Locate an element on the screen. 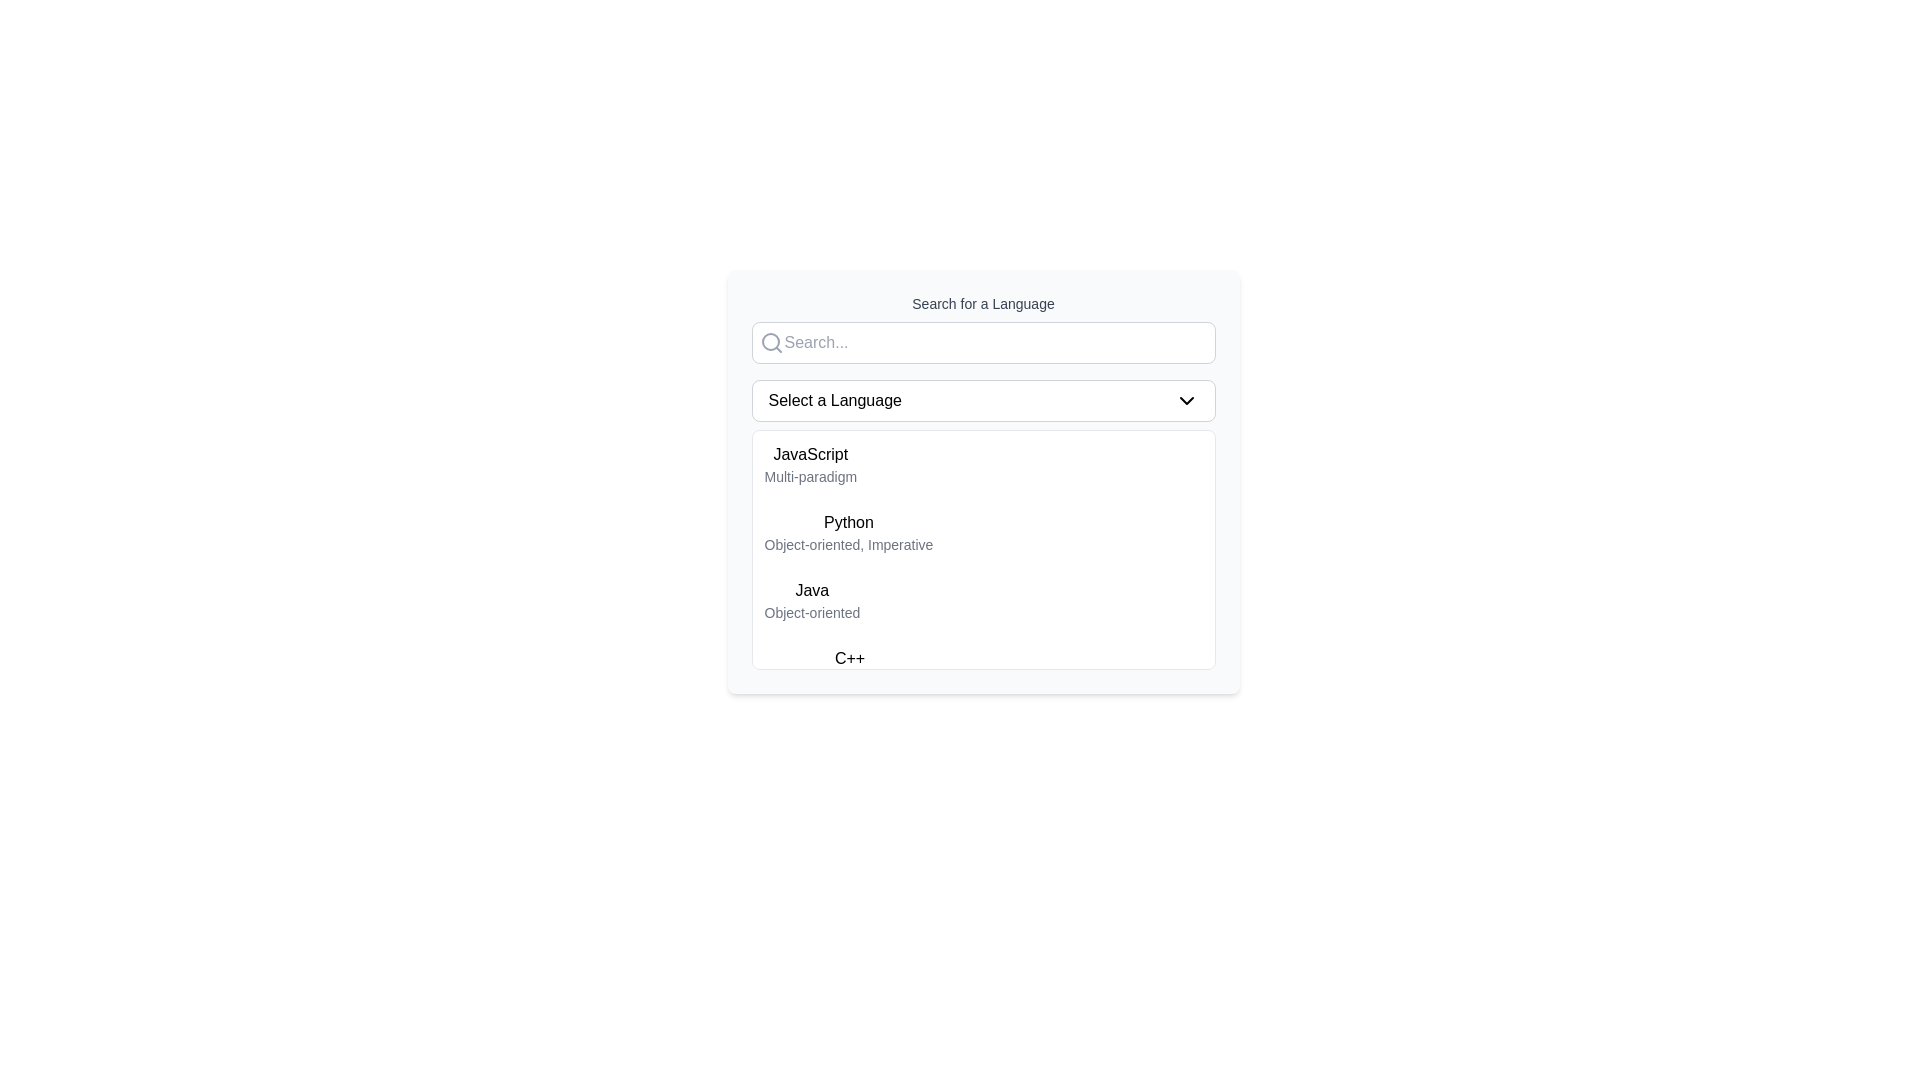 This screenshot has width=1920, height=1080. the third item in the 'Select a Language' dropdown menu is located at coordinates (983, 600).